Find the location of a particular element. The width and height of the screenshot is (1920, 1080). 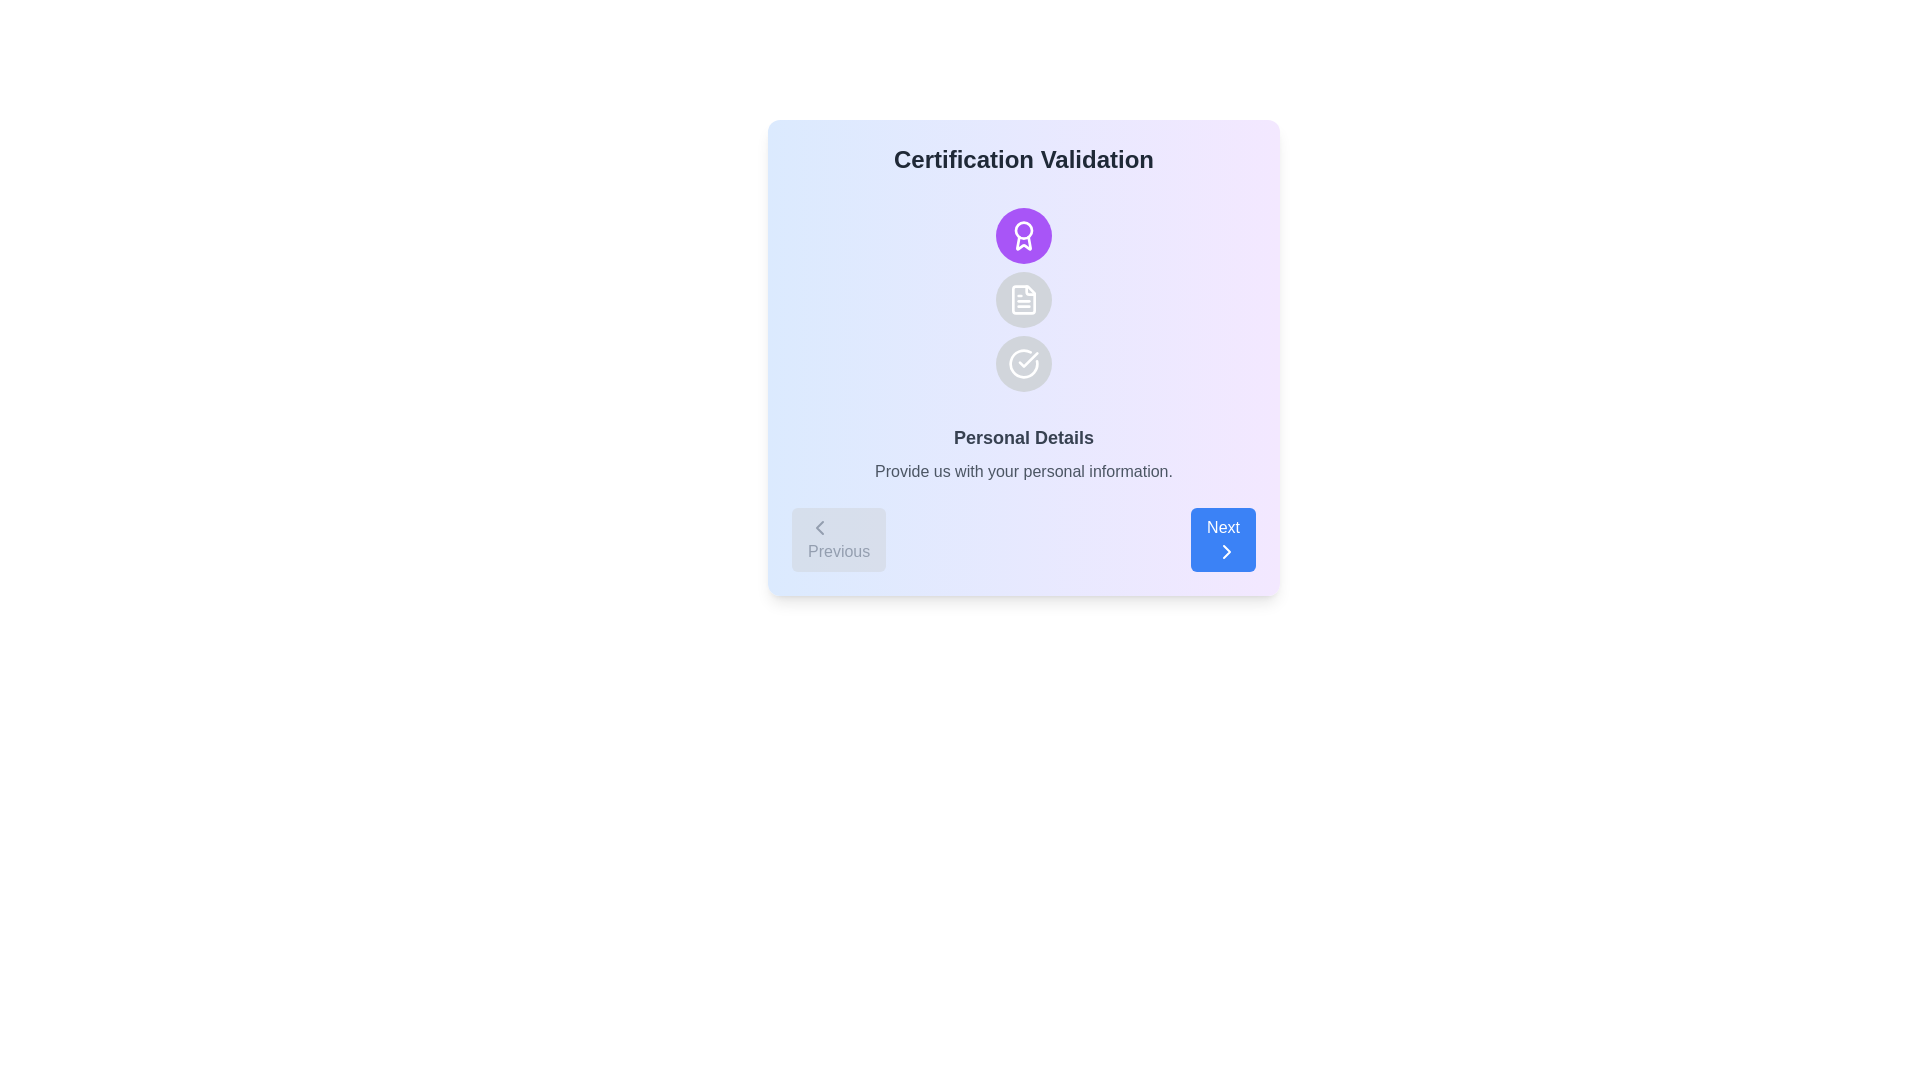

the document or file-related icon that is centrally positioned below a purple circular icon and above a gray circular icon with a checkmark is located at coordinates (1023, 300).